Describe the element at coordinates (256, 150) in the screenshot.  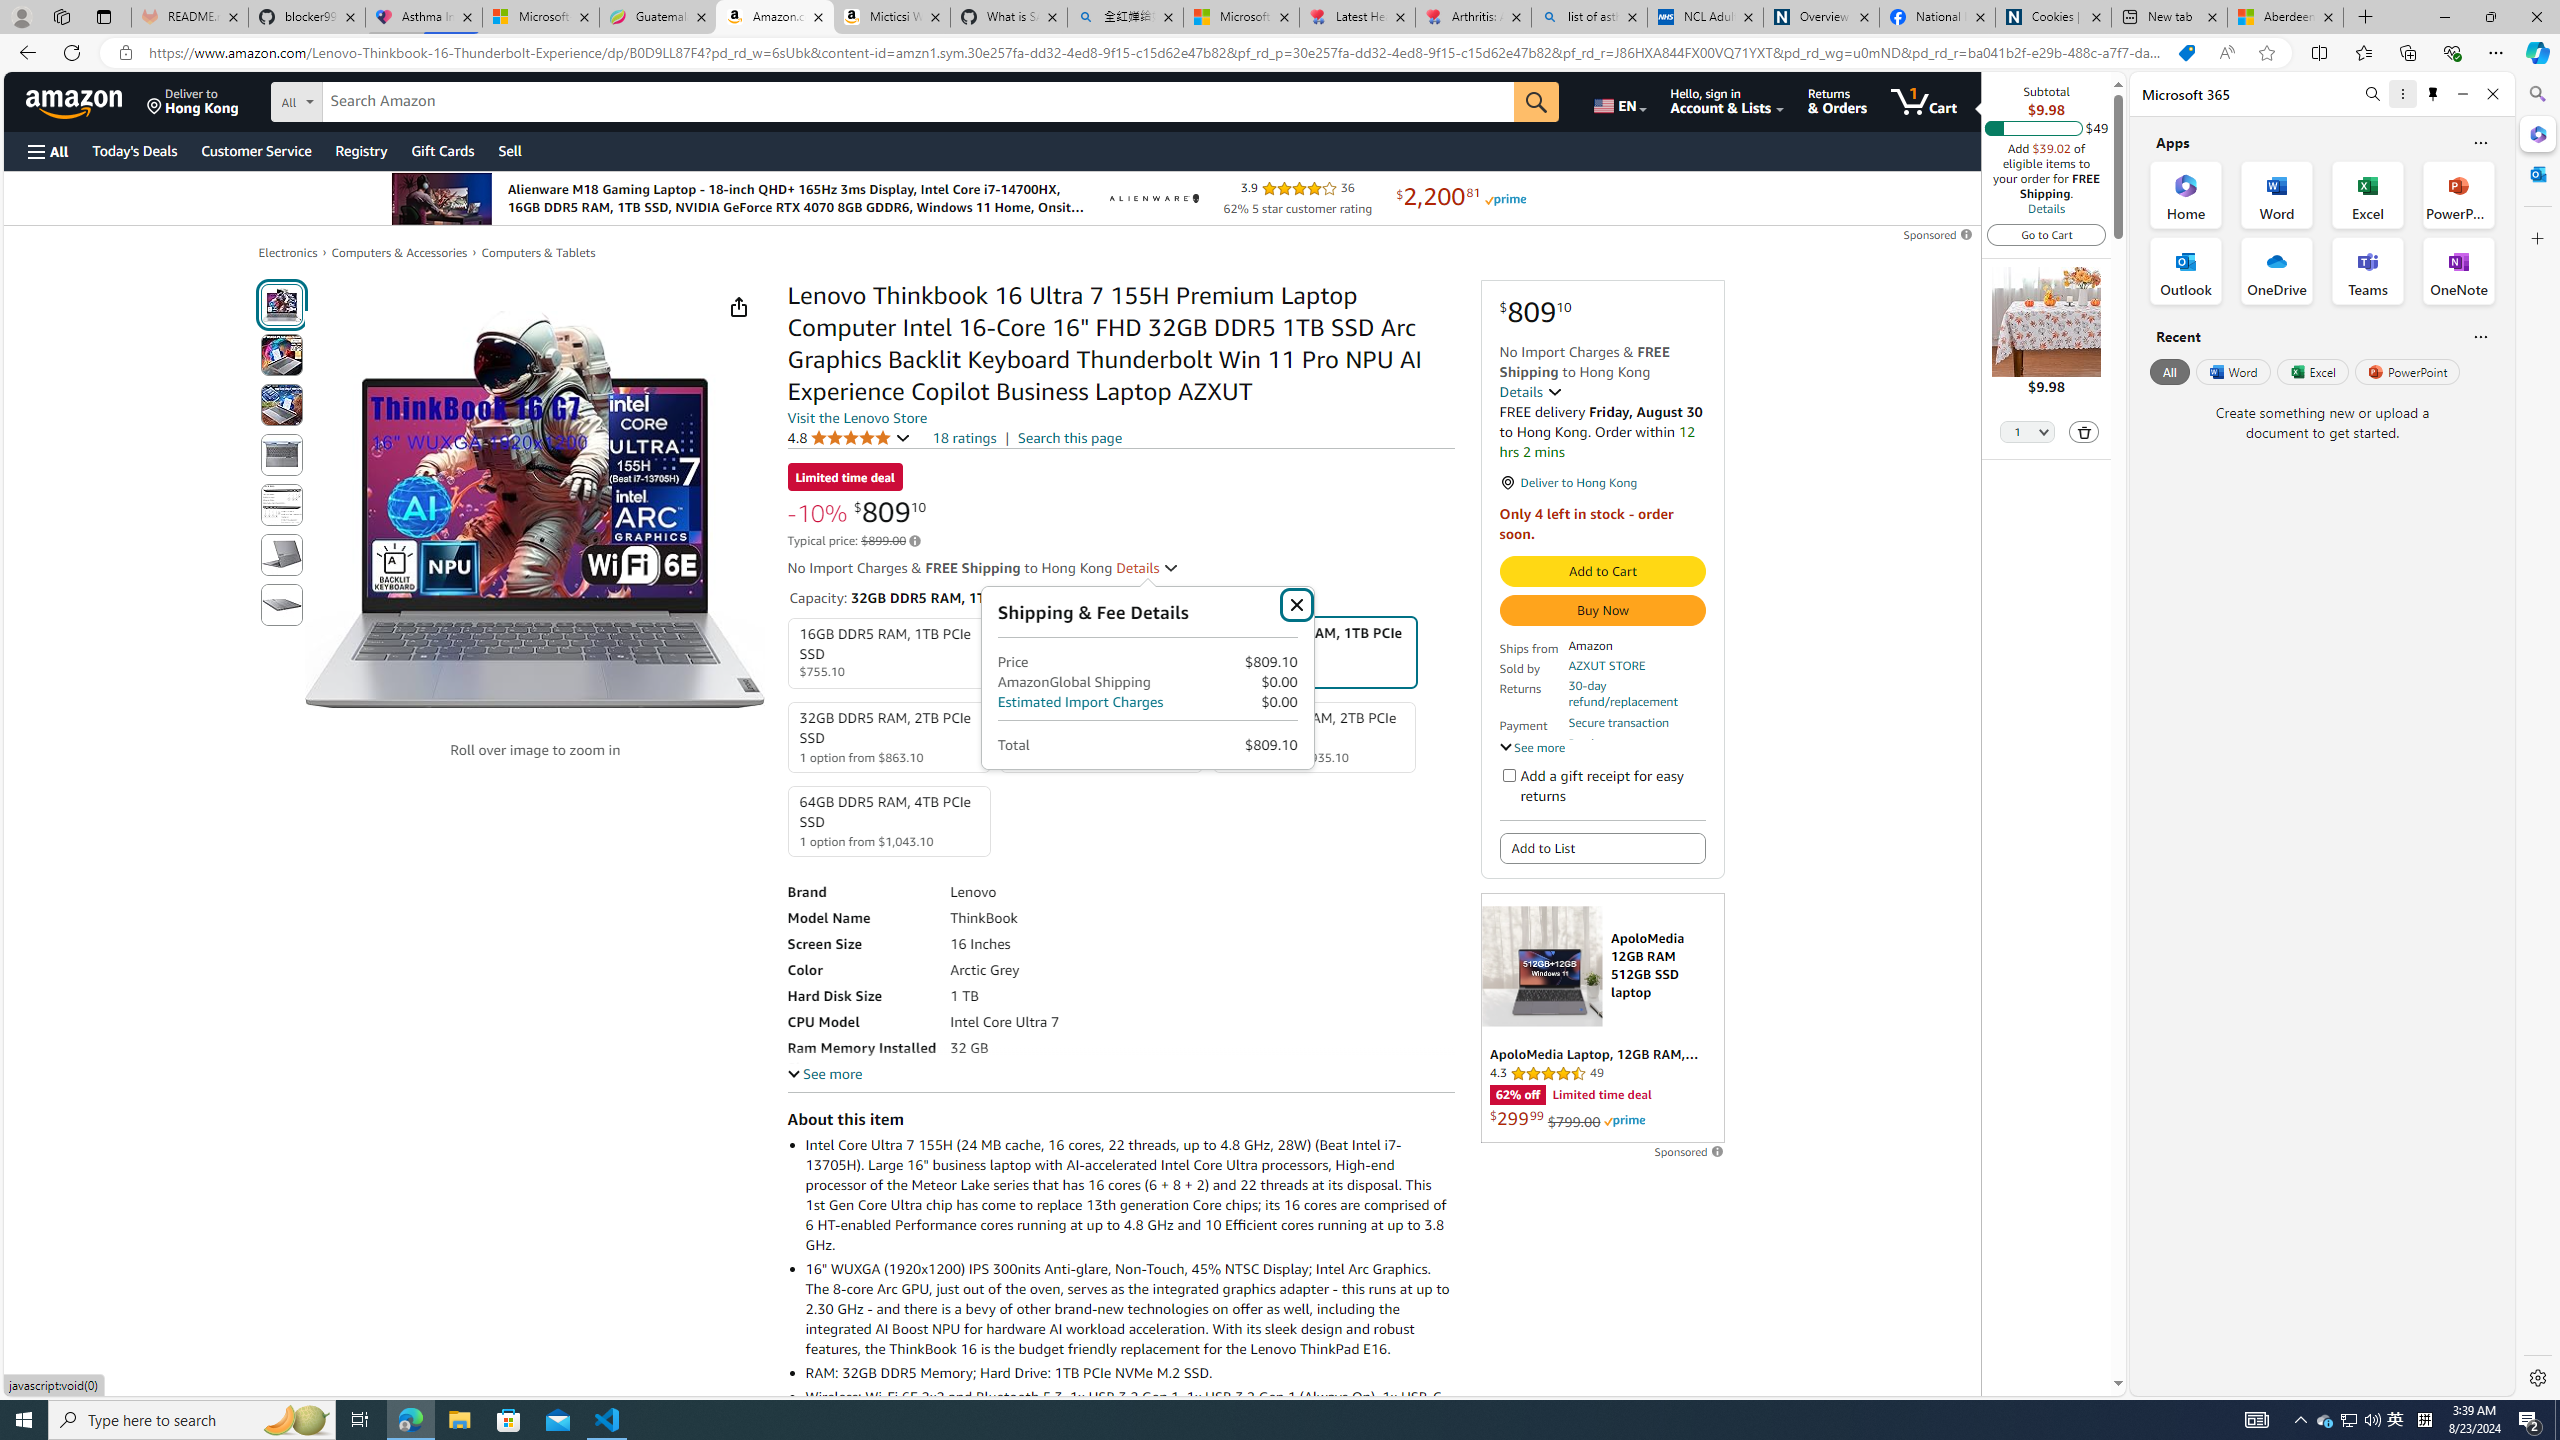
I see `'Customer Service'` at that location.